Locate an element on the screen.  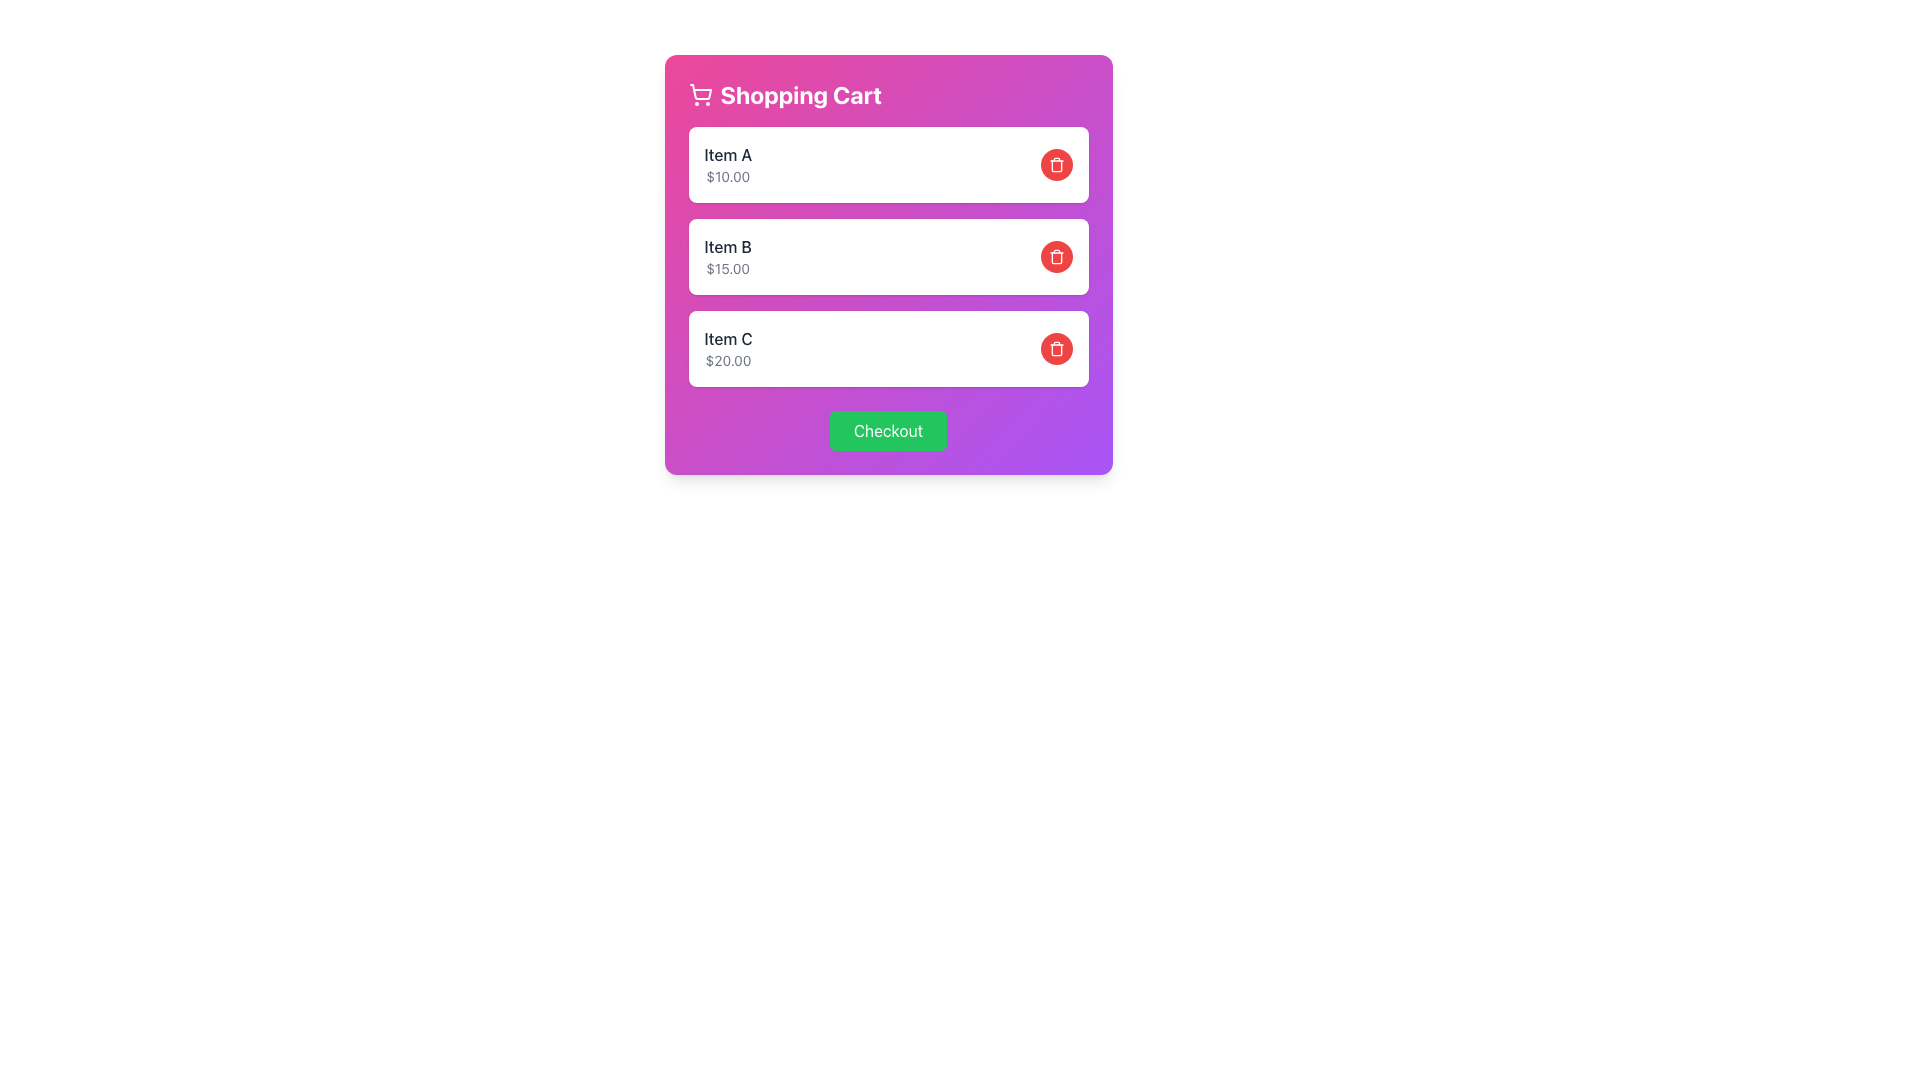
the green rounded rectangular button labeled 'Checkout' located at the bottom-center of the shopping cart interface to proceed to checkout is located at coordinates (887, 430).